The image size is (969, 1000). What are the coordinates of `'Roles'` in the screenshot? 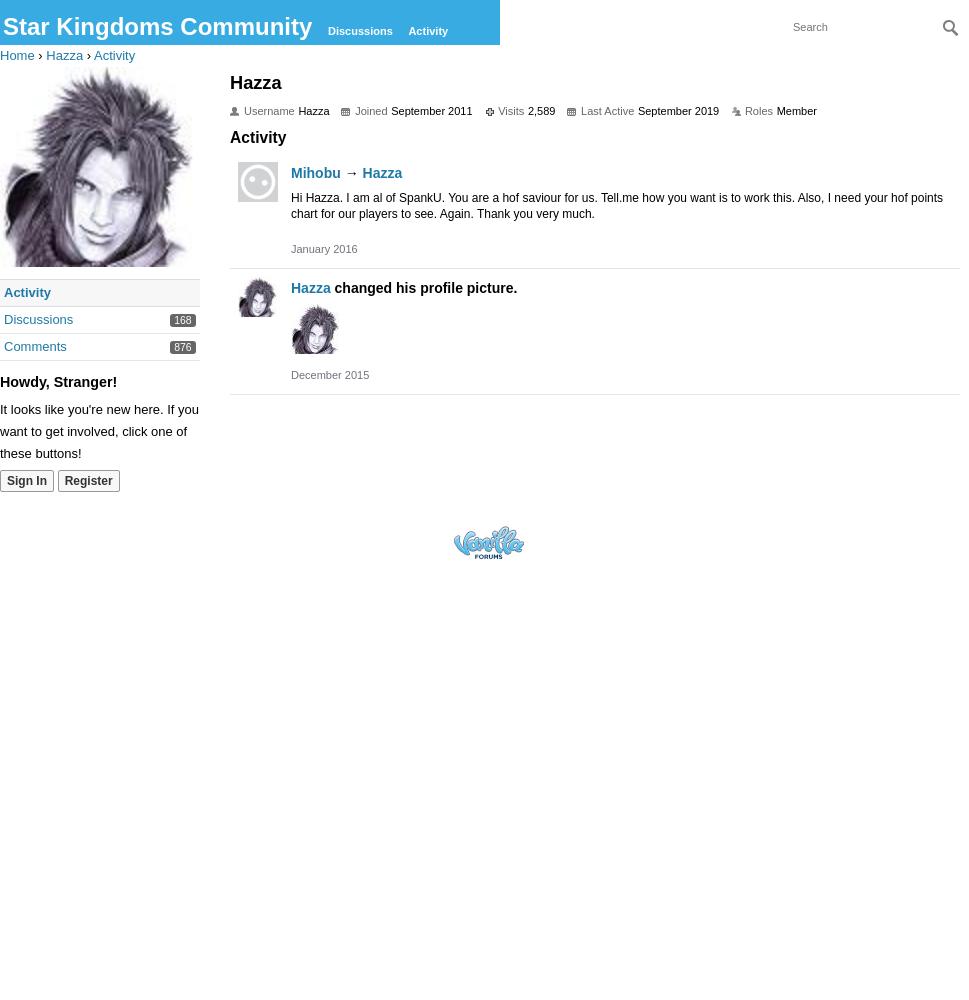 It's located at (743, 110).